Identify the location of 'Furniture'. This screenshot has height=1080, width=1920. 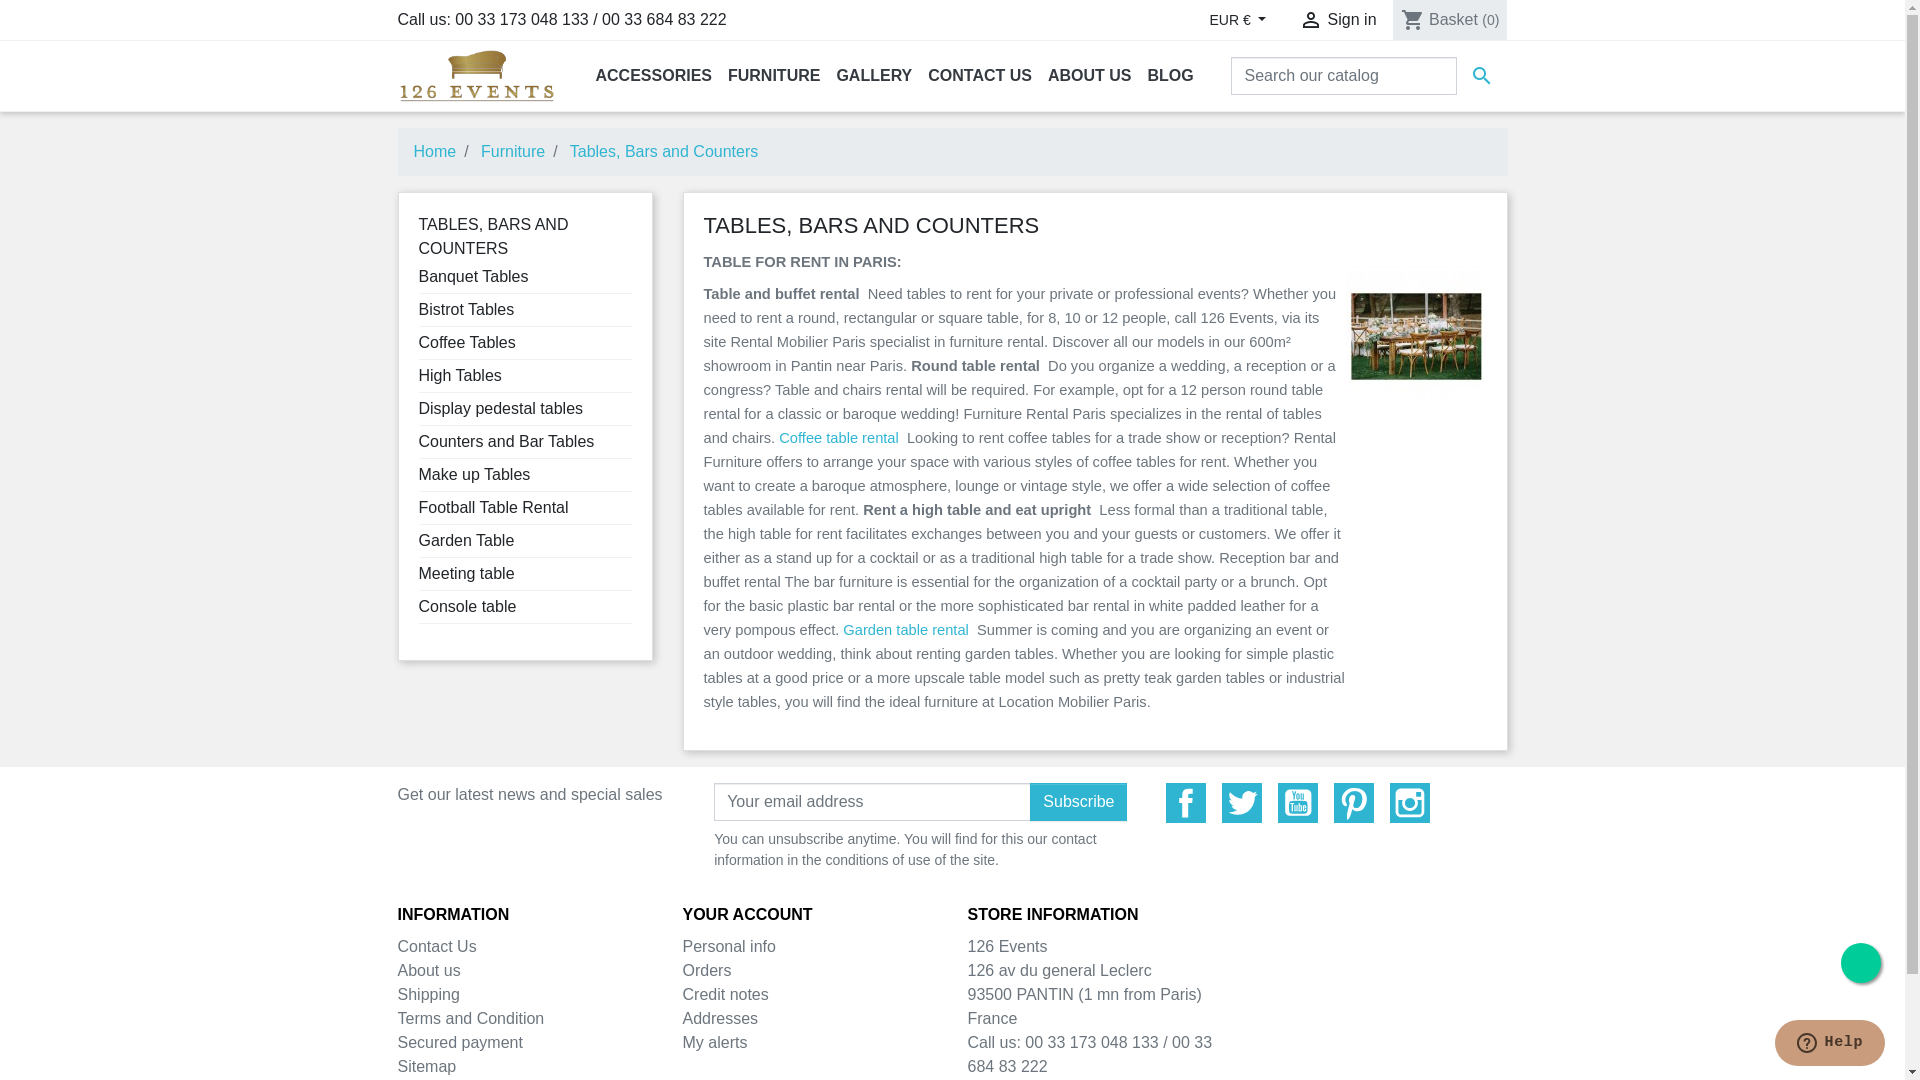
(513, 150).